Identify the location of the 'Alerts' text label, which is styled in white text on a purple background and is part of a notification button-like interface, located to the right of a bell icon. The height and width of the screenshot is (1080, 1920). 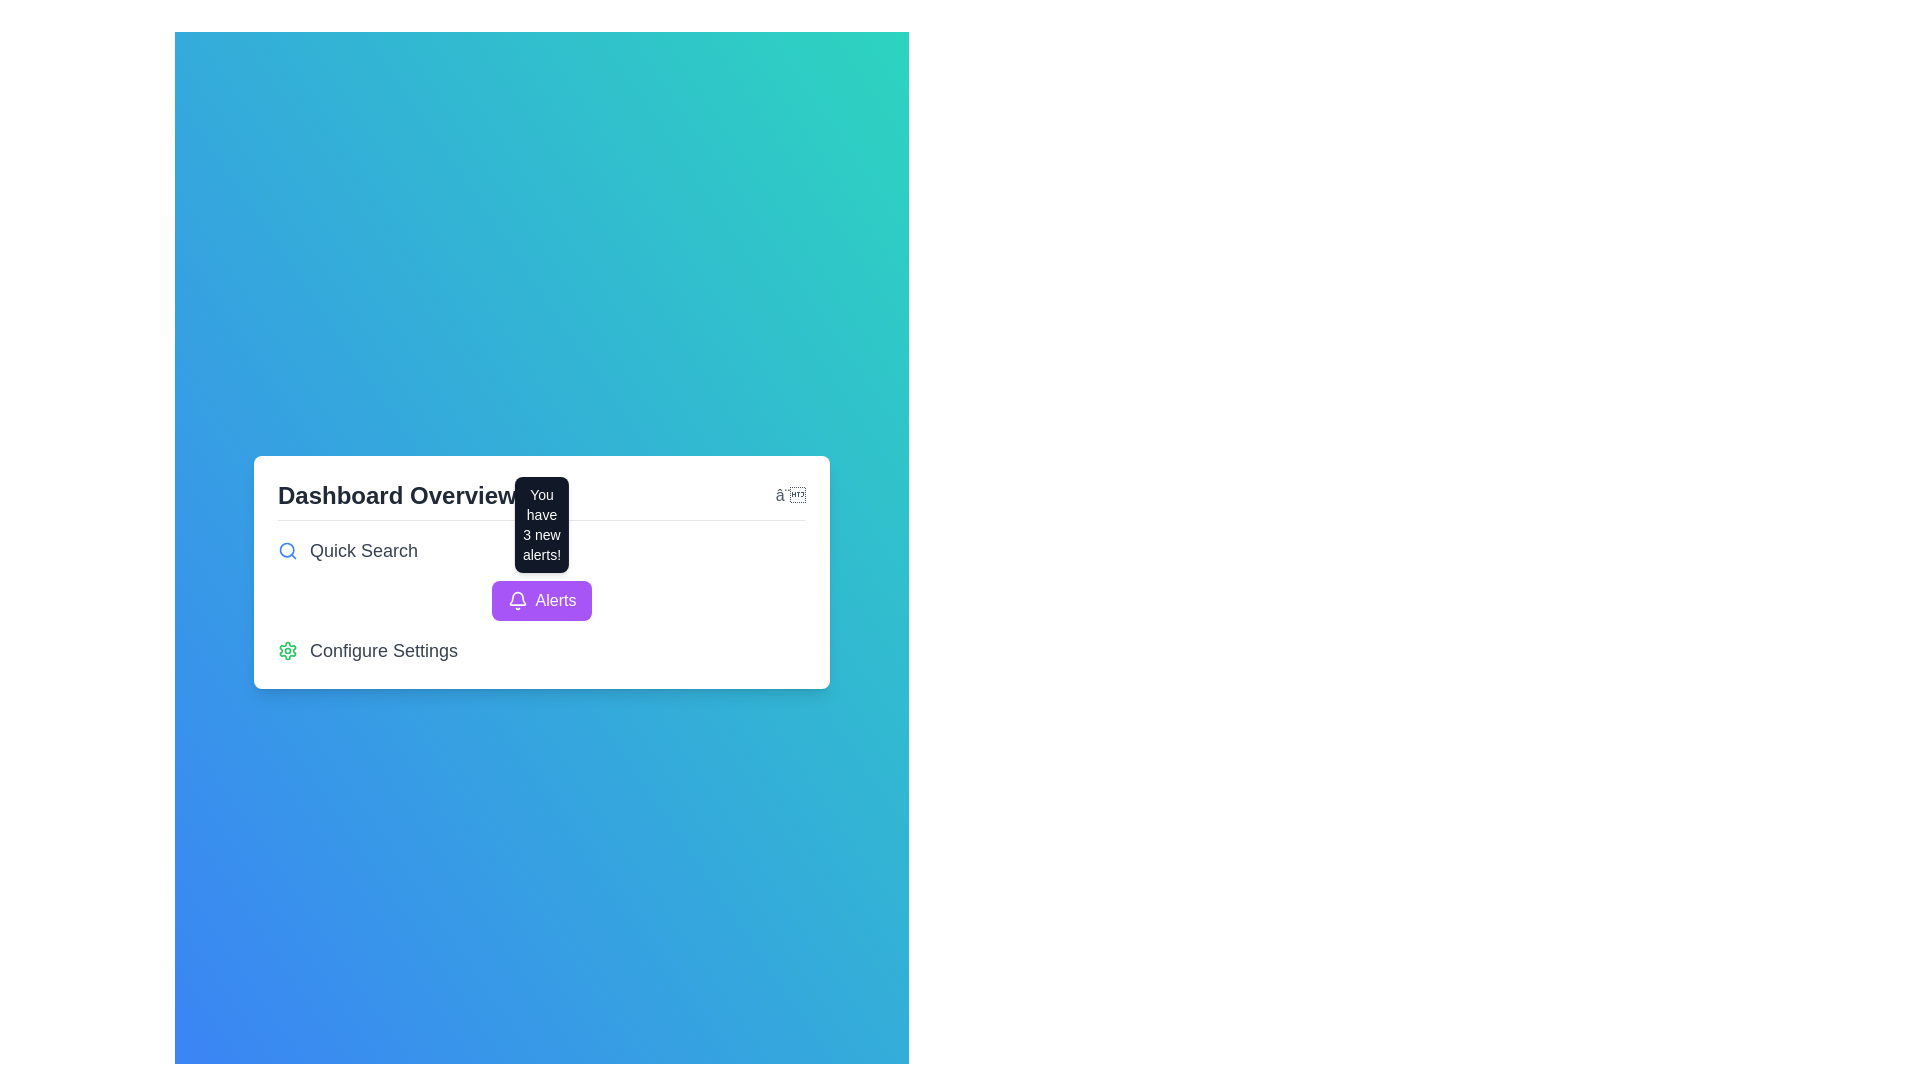
(556, 599).